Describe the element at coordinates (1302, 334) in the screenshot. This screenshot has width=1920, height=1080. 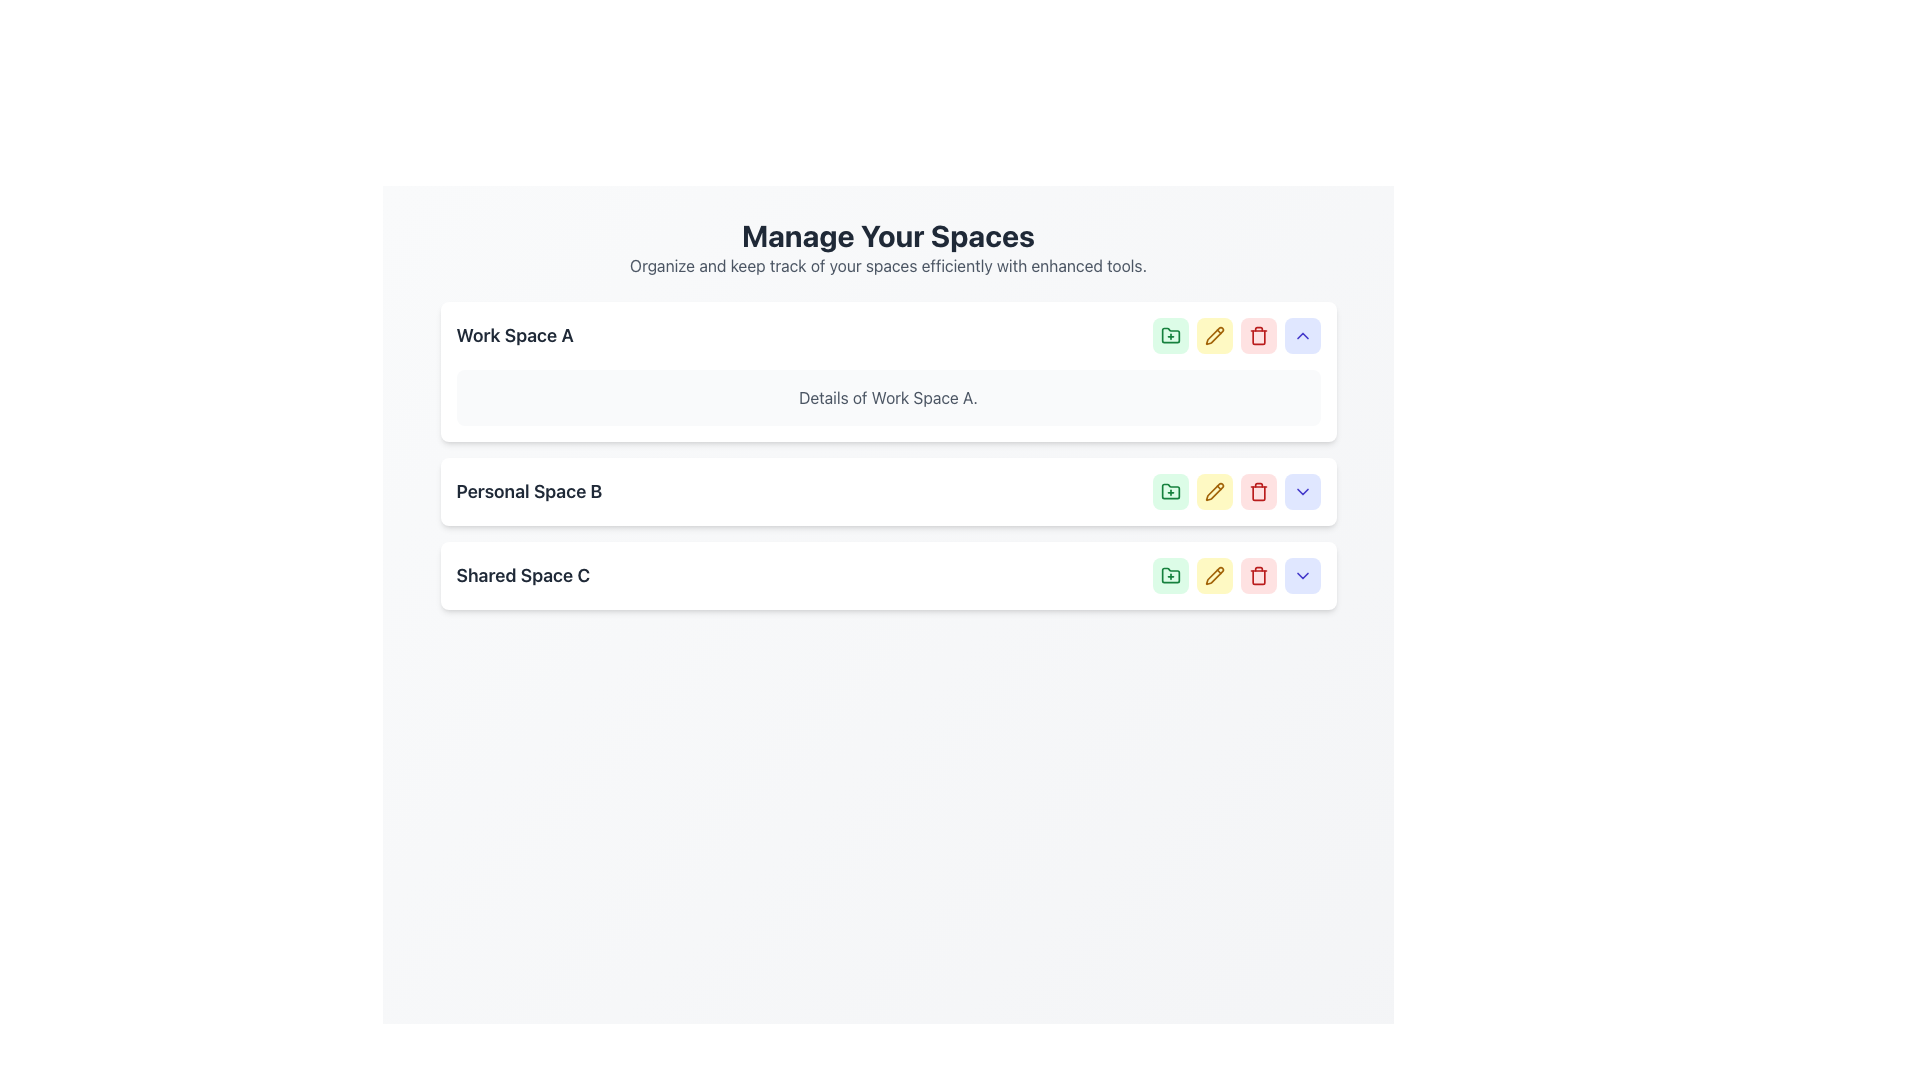
I see `the arrow icon in the third interactive button on the far right of the top row of the 'Work Space A' section` at that location.